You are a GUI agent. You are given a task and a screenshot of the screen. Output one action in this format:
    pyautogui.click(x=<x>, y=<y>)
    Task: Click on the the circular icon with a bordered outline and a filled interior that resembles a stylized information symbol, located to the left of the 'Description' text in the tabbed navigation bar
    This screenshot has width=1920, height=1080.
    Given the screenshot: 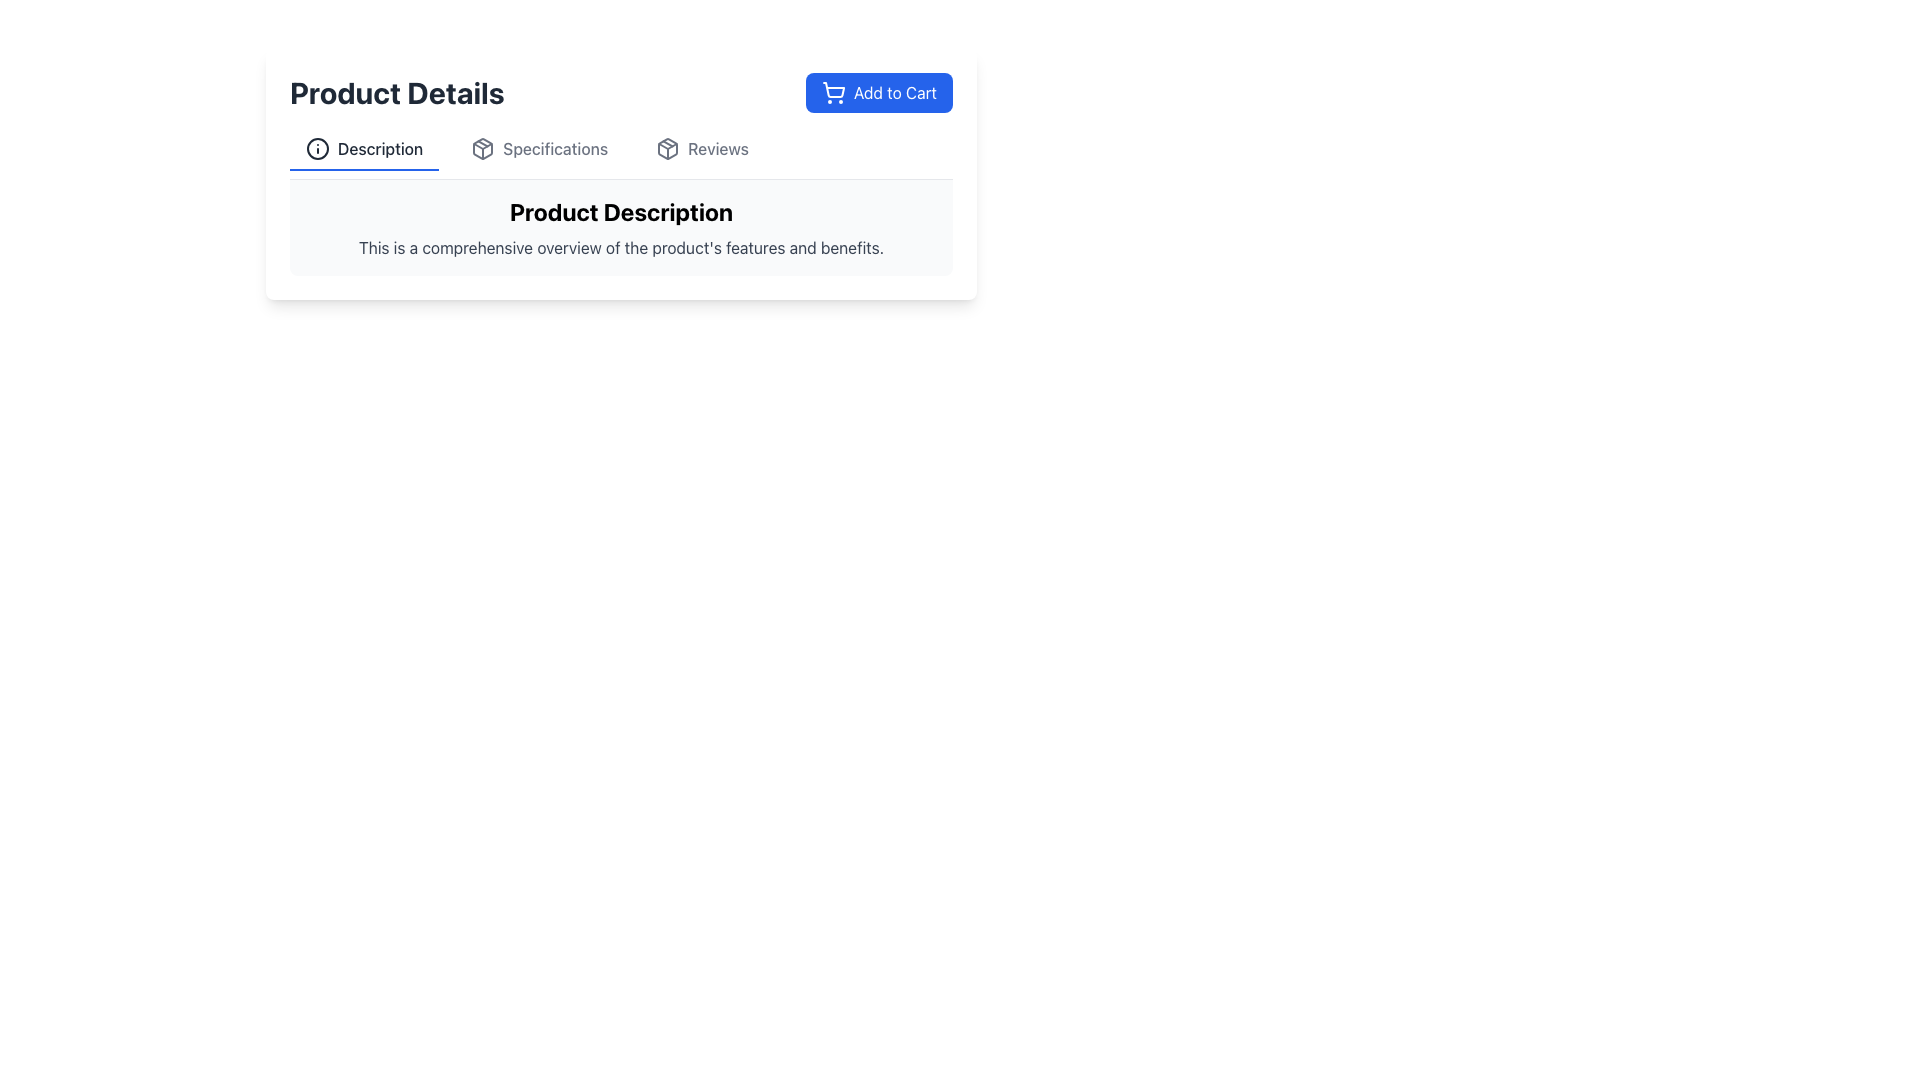 What is the action you would take?
    pyautogui.click(x=316, y=148)
    